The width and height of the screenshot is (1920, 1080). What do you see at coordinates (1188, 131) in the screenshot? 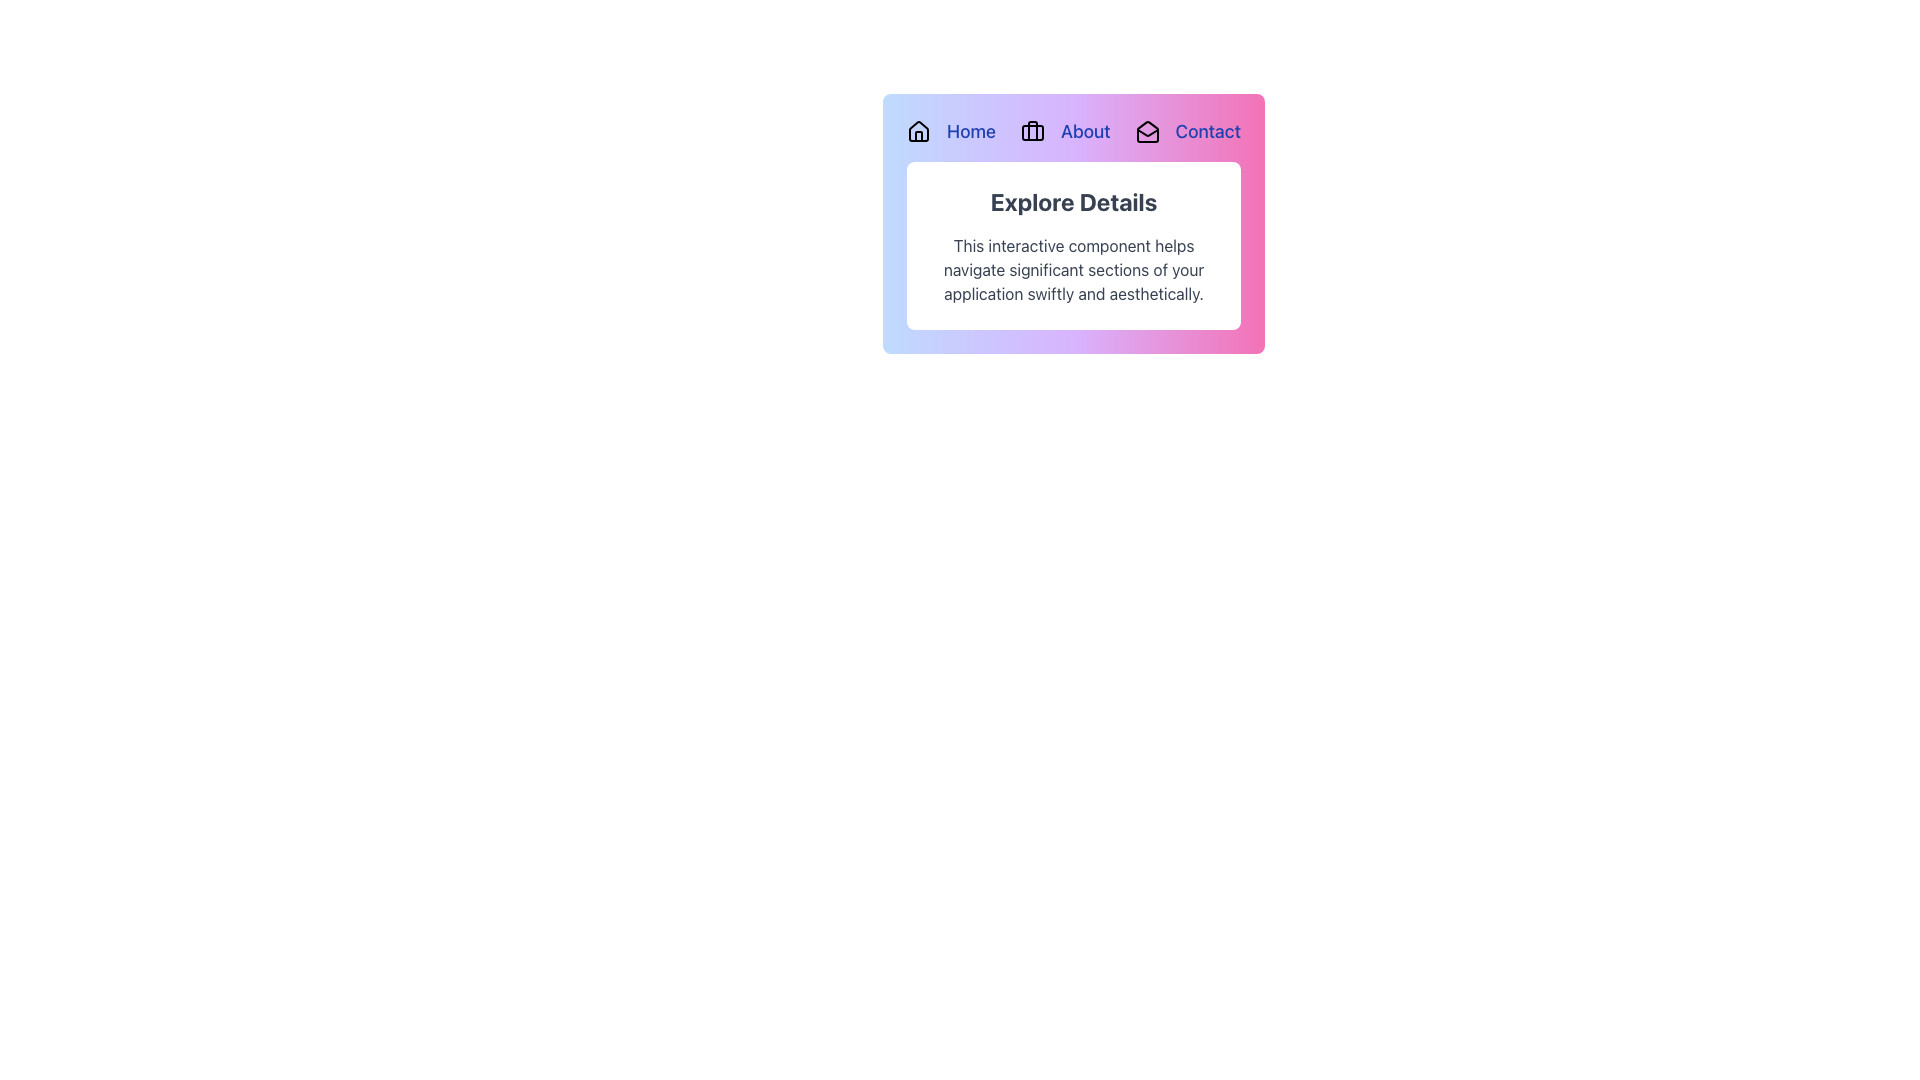
I see `the 'Contact' navigation link, which is the last item in the horizontal navigation menu, featuring an envelope icon and styled in blue font` at bounding box center [1188, 131].